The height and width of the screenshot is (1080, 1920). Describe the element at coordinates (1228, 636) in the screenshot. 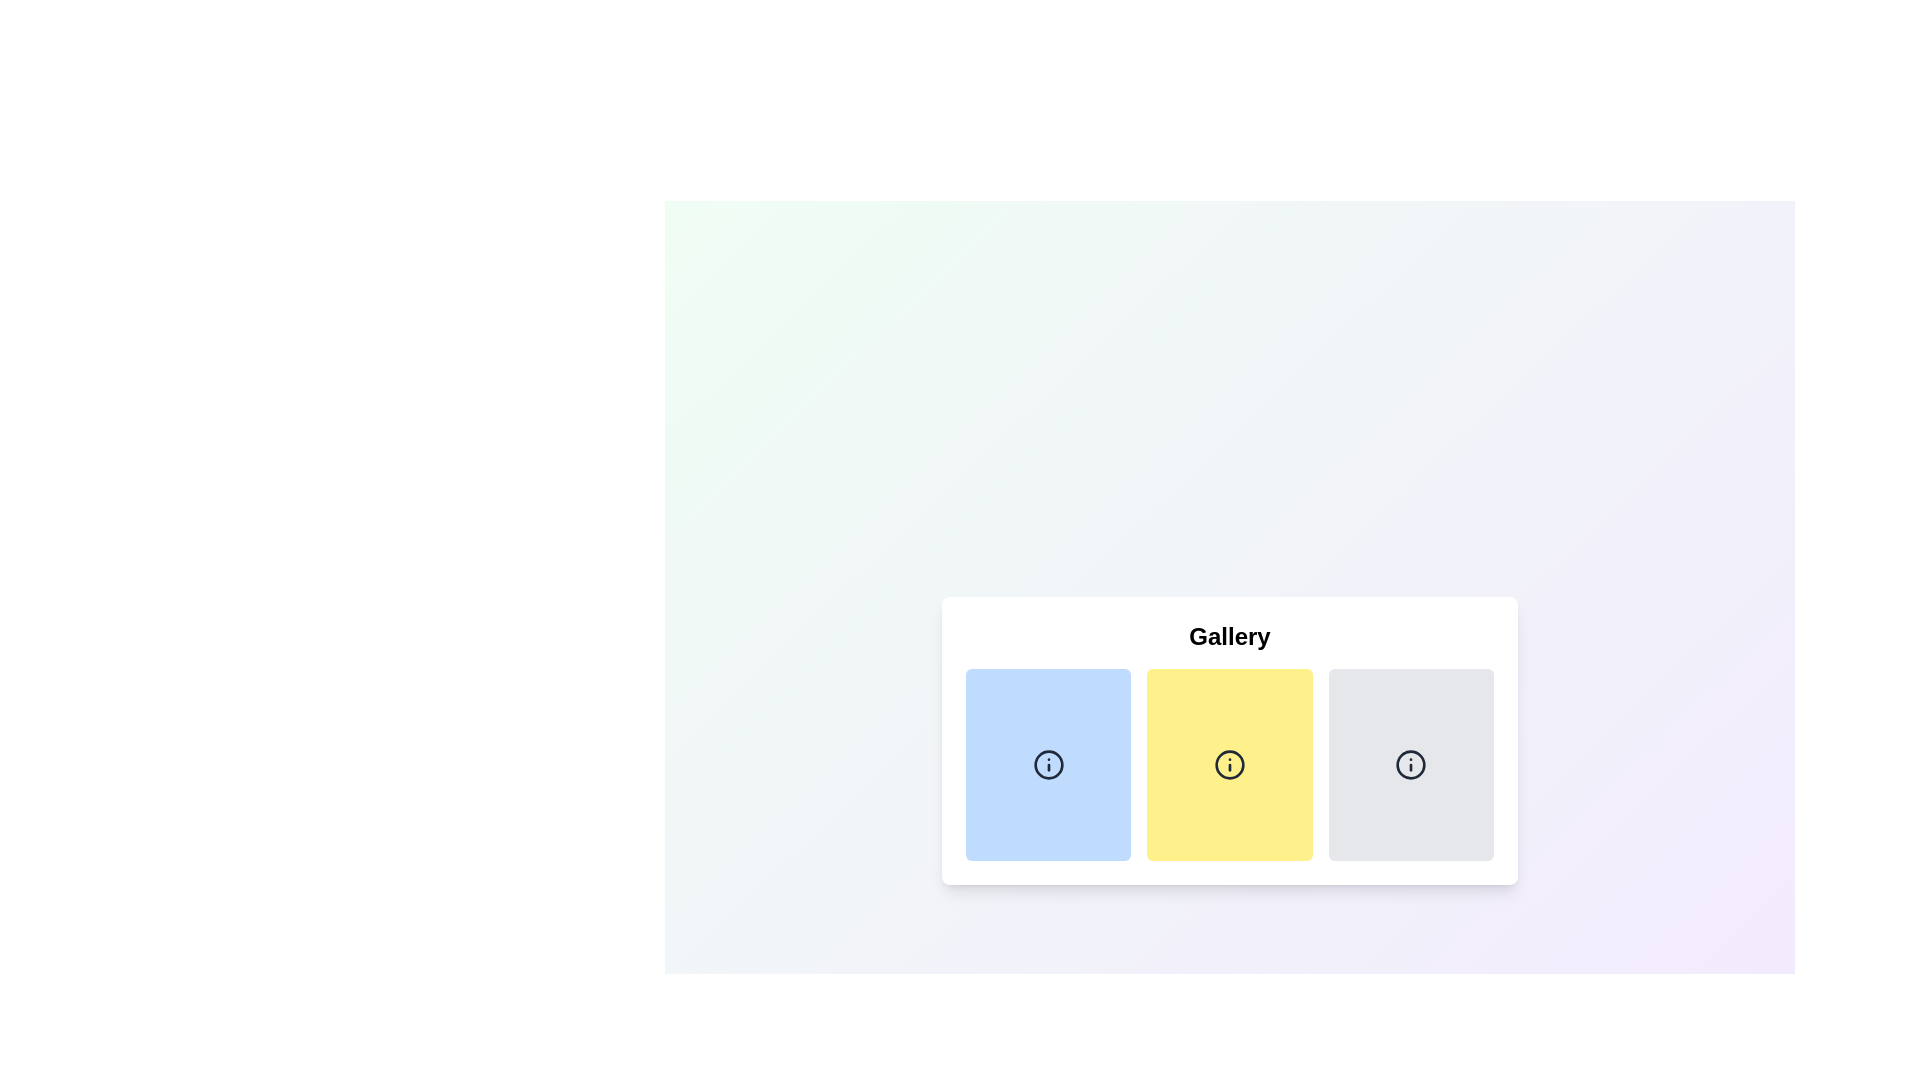

I see `the Text label (Heading) that indicates the content or topic of the section in the white card with rounded corners and shadow effect` at that location.